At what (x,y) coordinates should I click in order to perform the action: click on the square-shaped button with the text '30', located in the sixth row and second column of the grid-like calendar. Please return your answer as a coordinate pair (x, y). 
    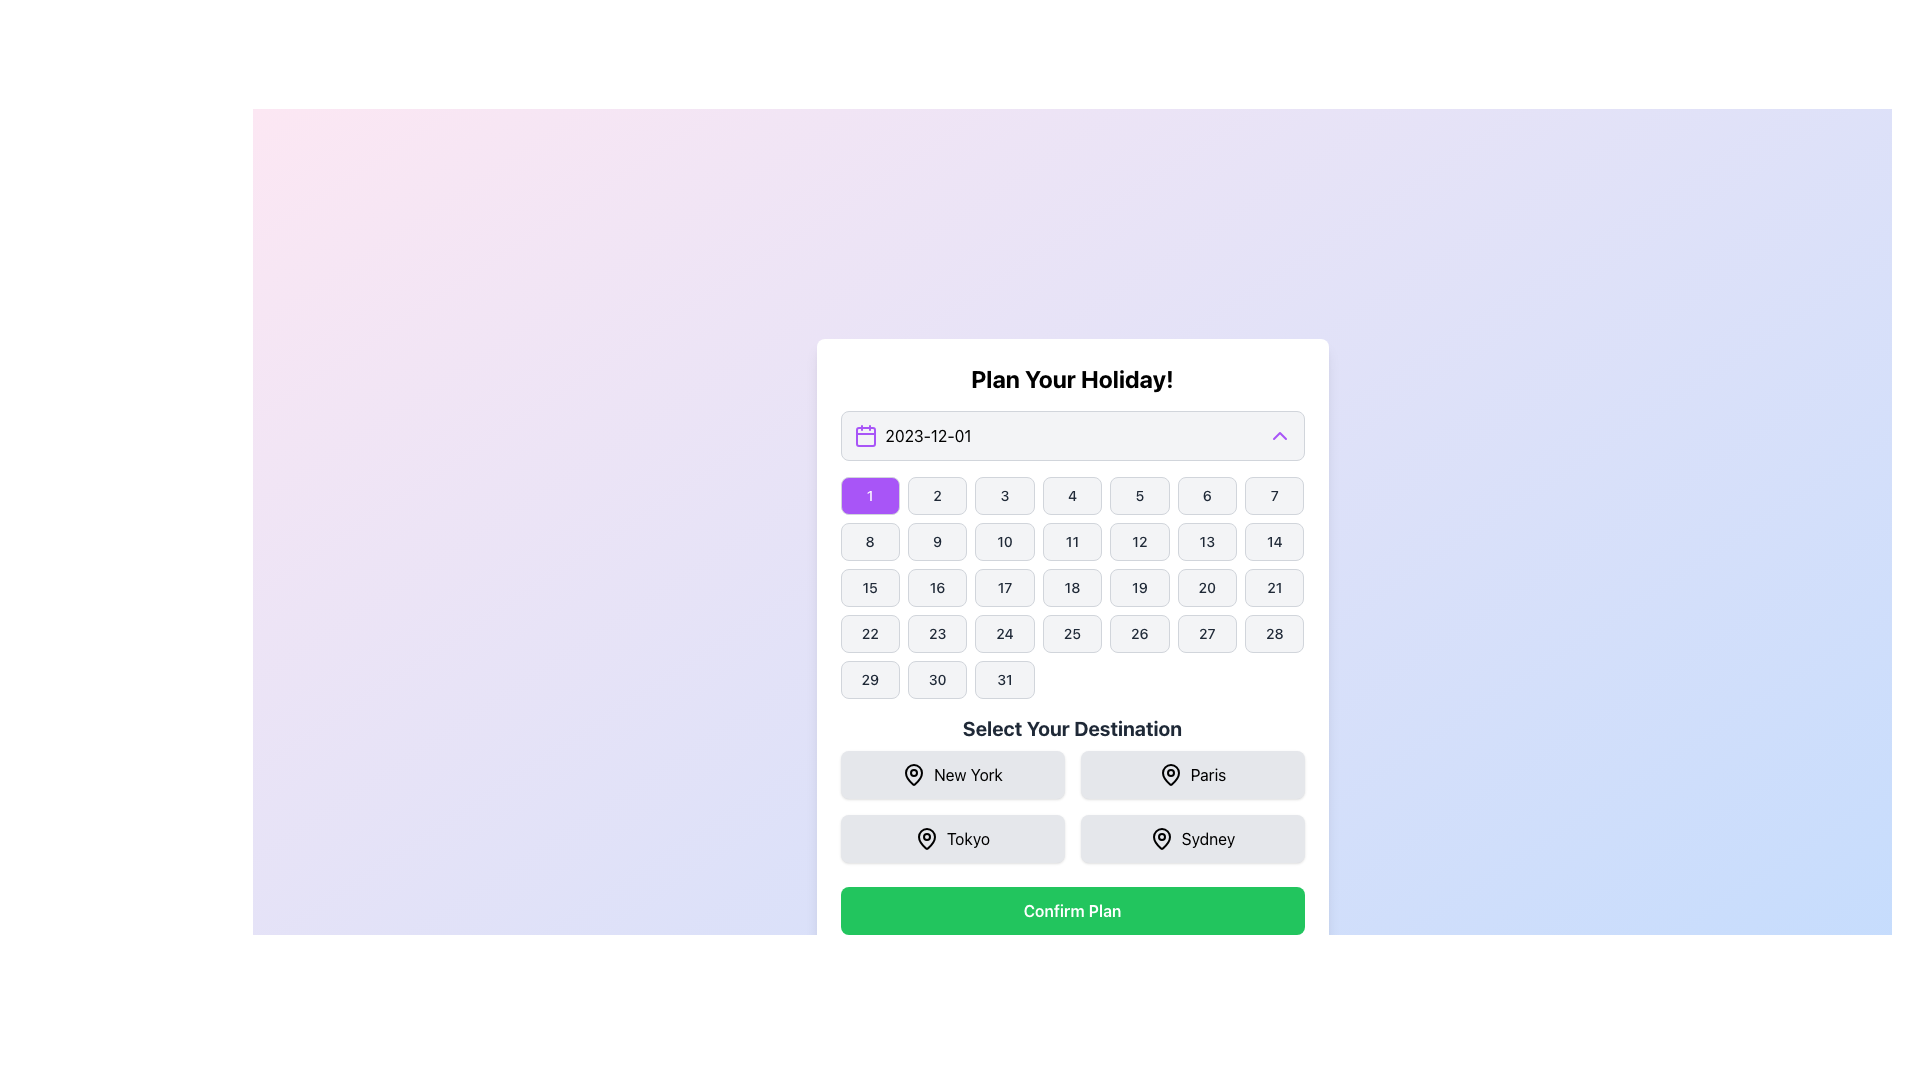
    Looking at the image, I should click on (936, 678).